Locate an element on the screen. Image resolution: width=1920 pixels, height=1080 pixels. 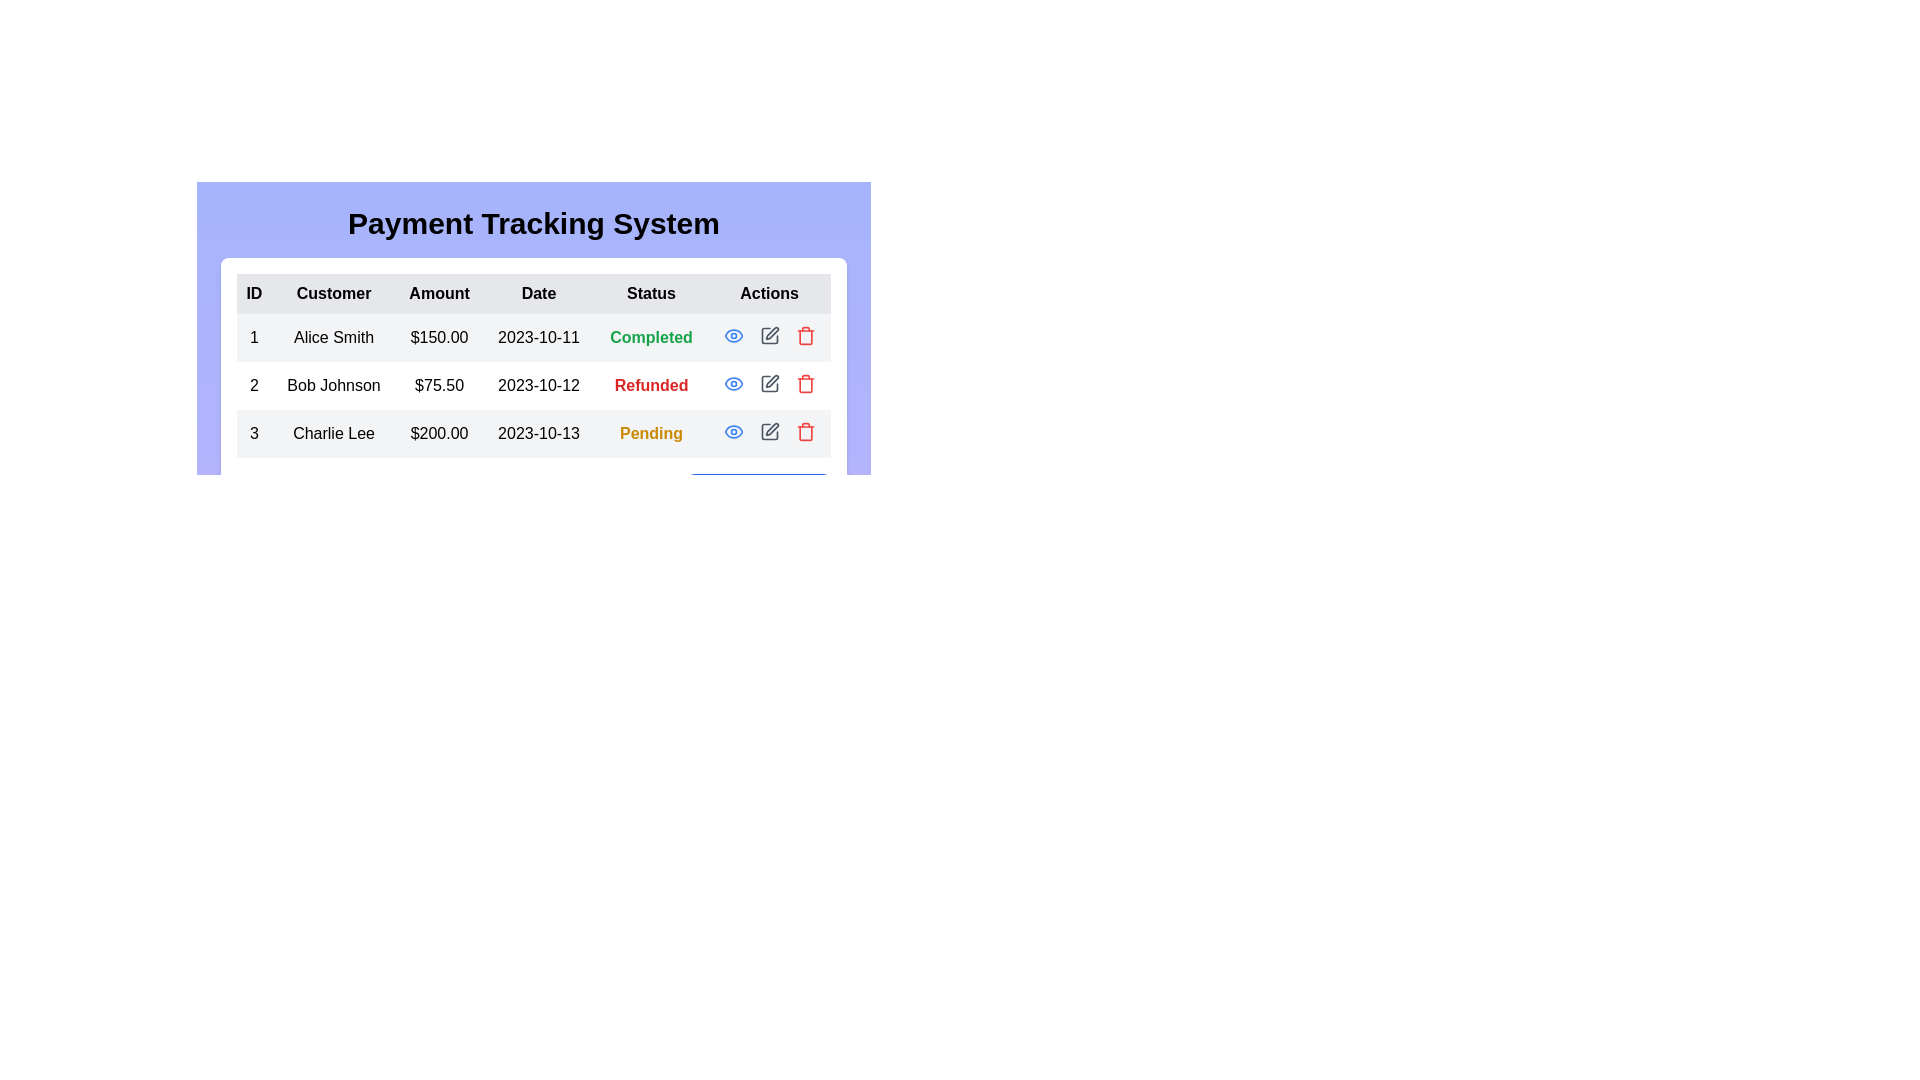
the Text display element that shows the transaction amount for Alice Smith, located in the second cell of the 'Amount' column in the first row beneath the header, styled with 'bg-gray-100' is located at coordinates (438, 337).